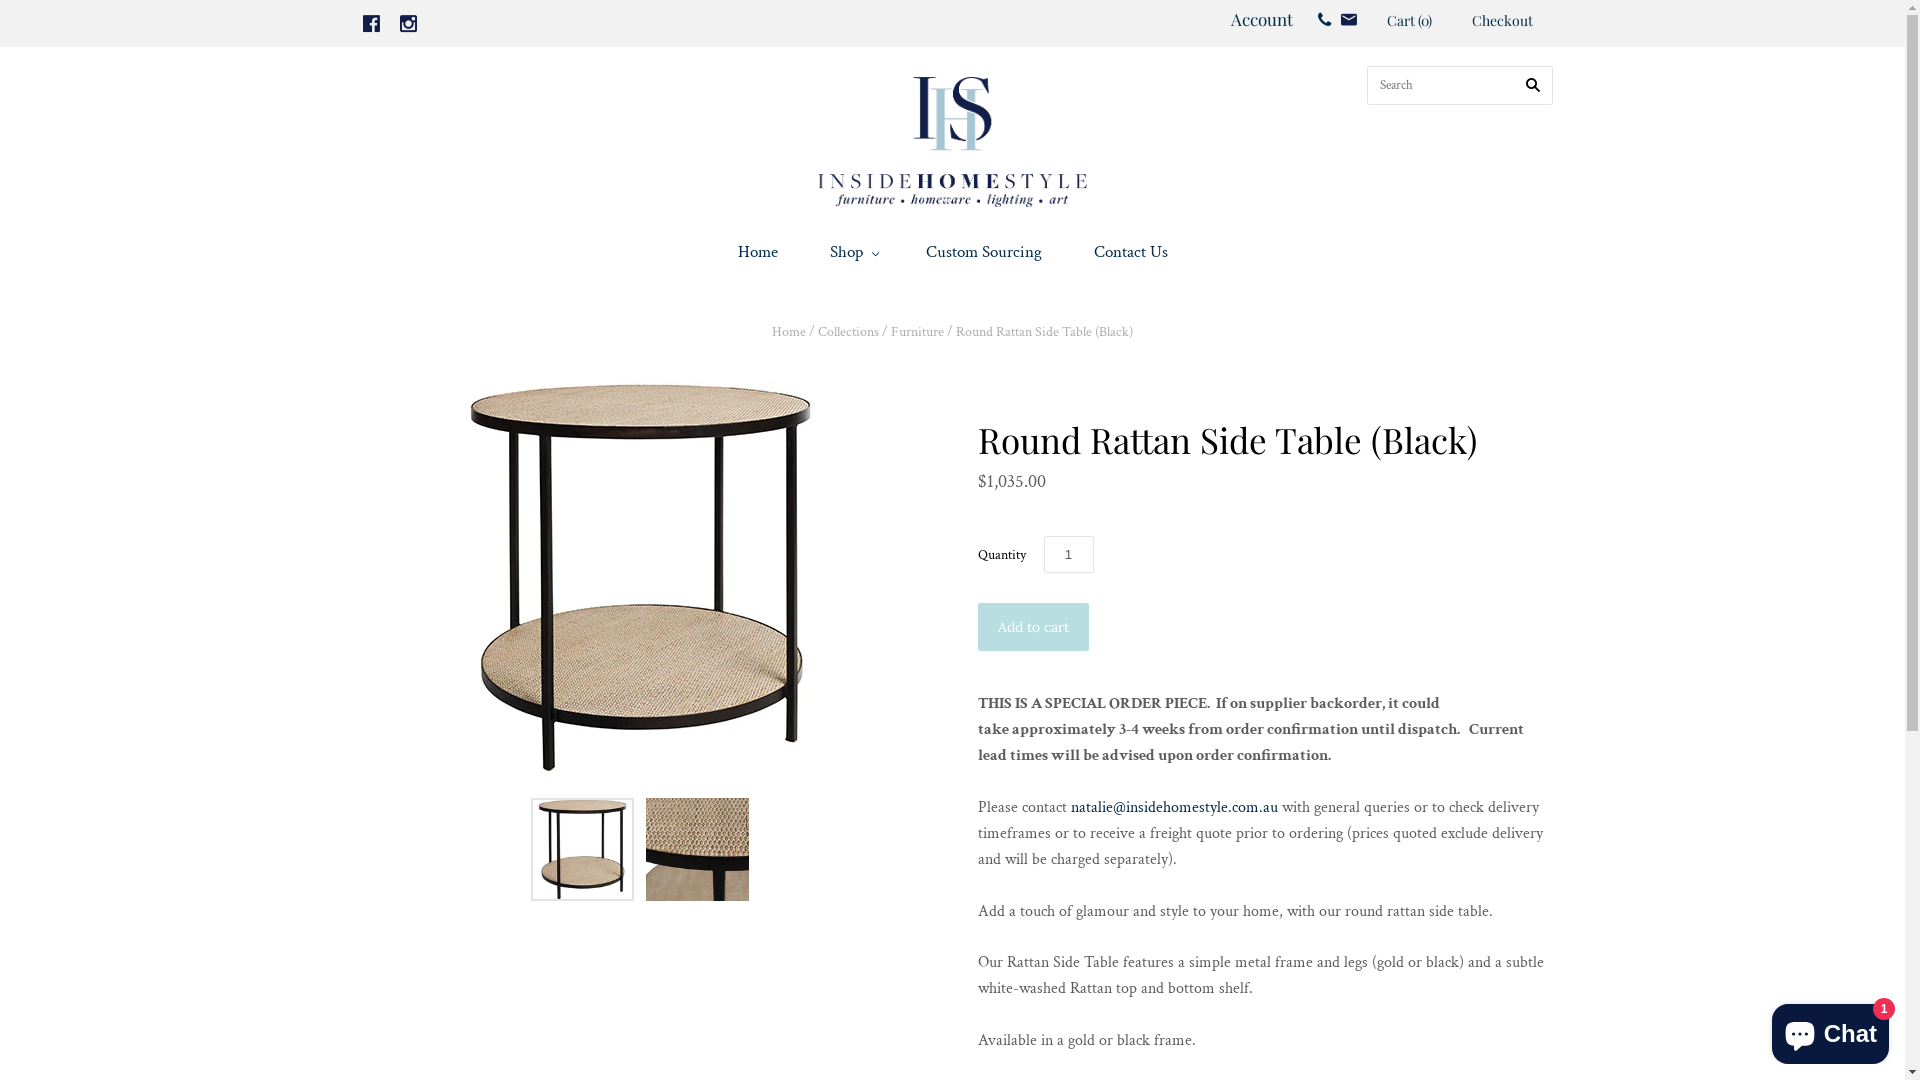 The height and width of the screenshot is (1080, 1920). What do you see at coordinates (848, 330) in the screenshot?
I see `'Collections'` at bounding box center [848, 330].